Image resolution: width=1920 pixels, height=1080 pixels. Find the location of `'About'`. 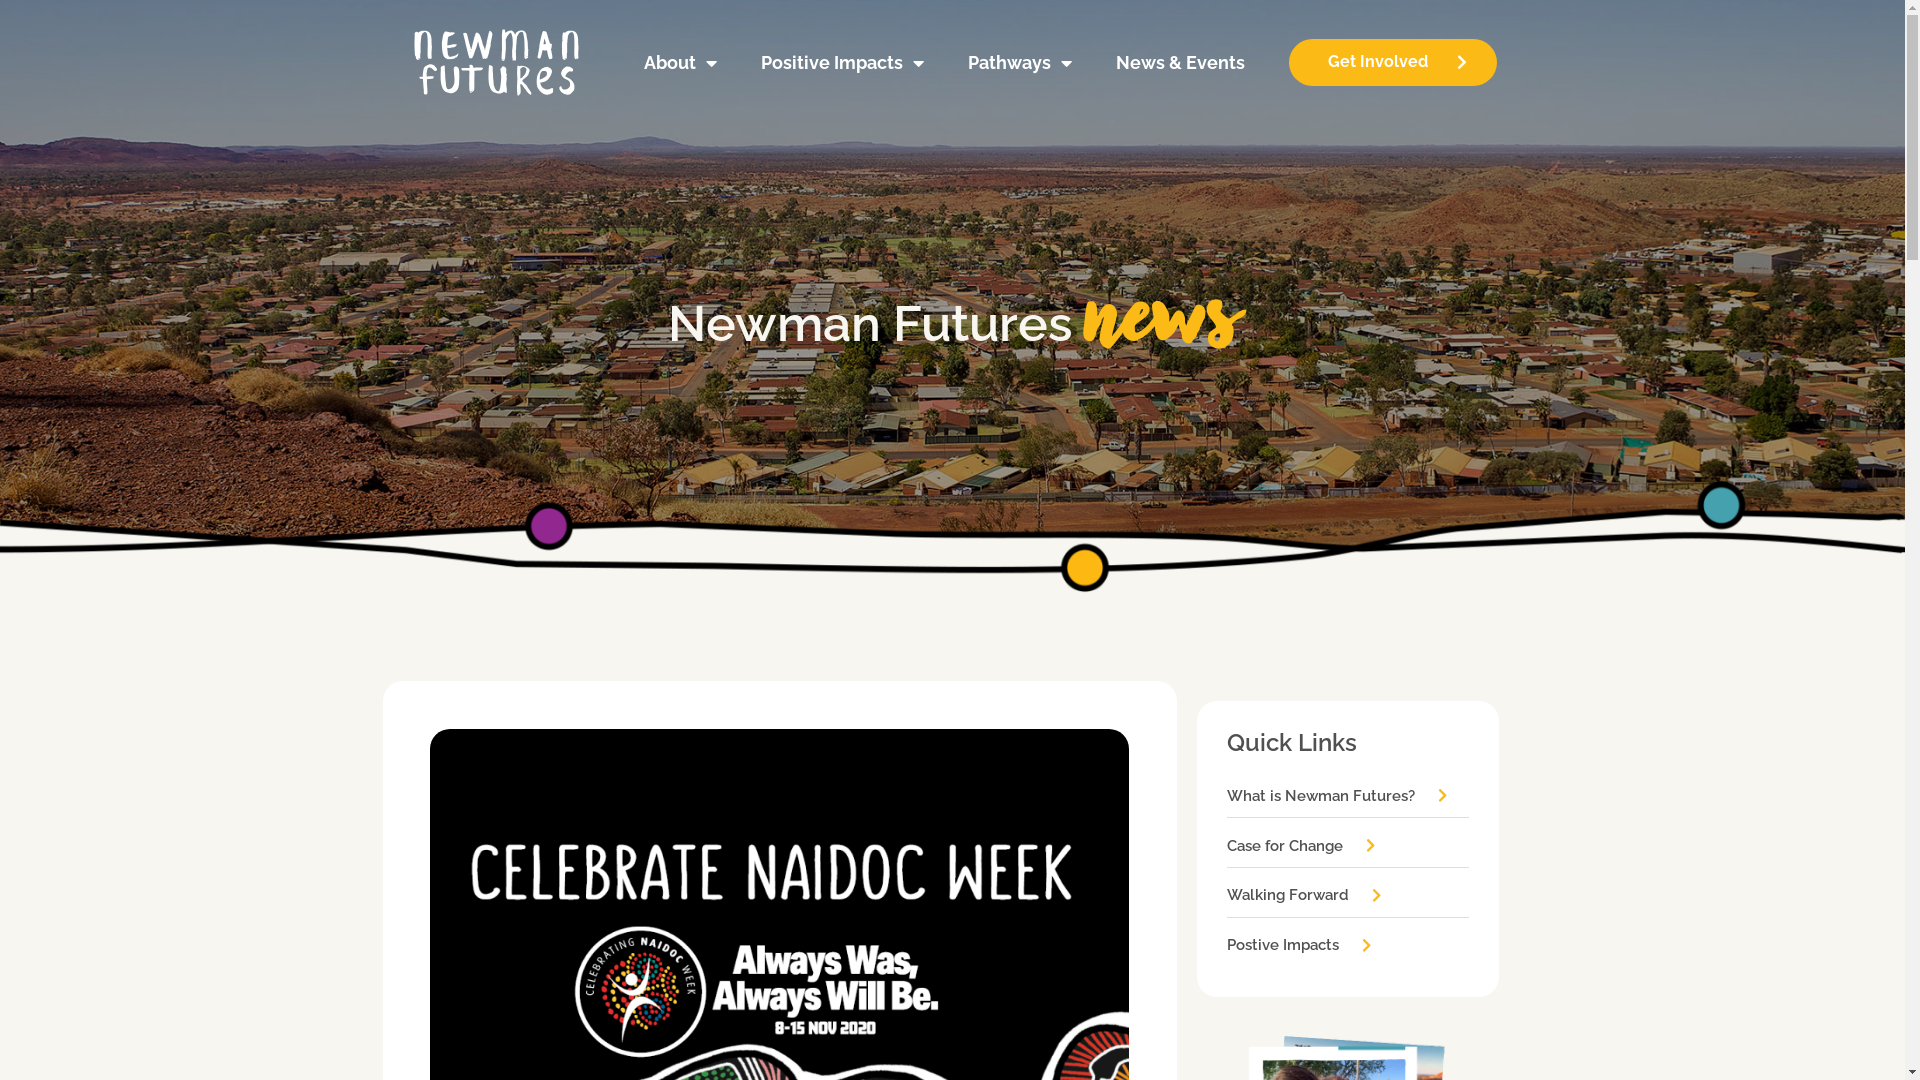

'About' is located at coordinates (626, 61).